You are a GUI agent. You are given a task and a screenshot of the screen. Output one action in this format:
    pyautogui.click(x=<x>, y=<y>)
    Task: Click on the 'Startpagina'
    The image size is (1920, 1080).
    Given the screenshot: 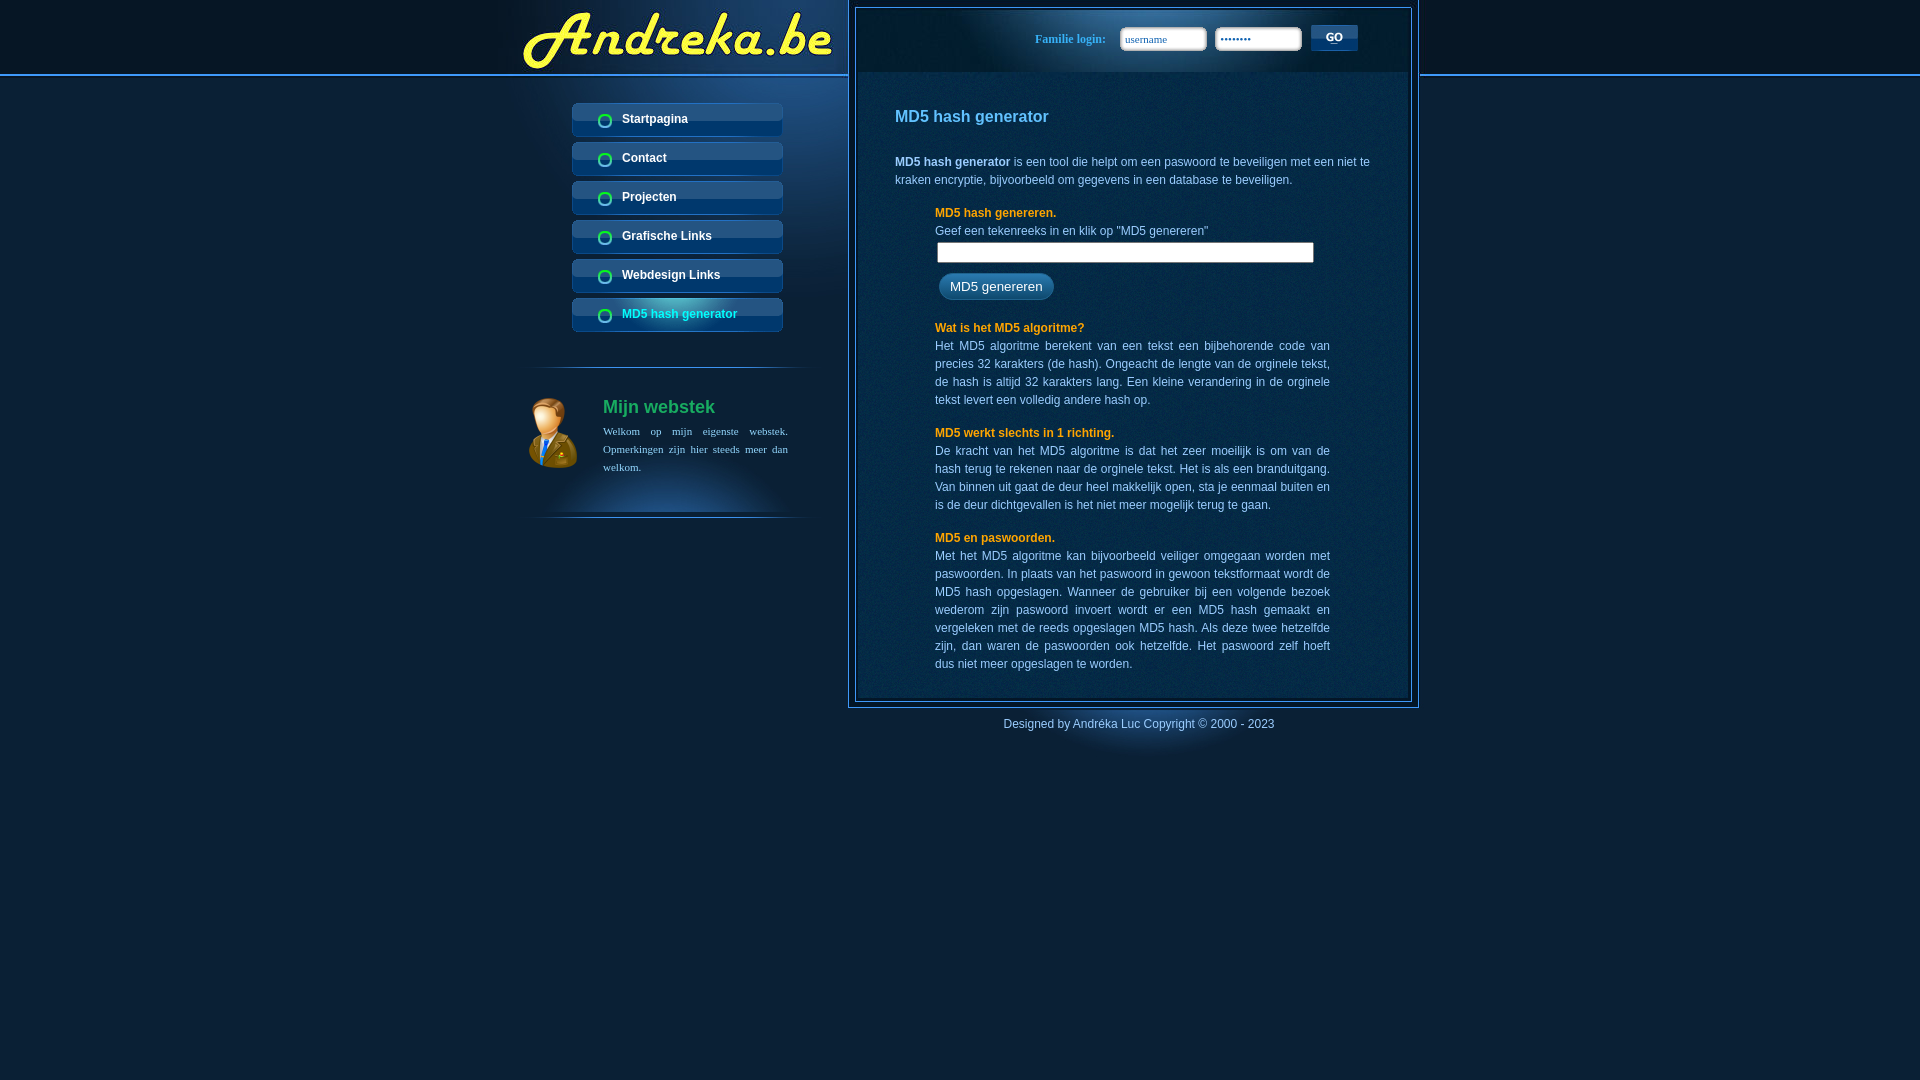 What is the action you would take?
    pyautogui.click(x=677, y=119)
    